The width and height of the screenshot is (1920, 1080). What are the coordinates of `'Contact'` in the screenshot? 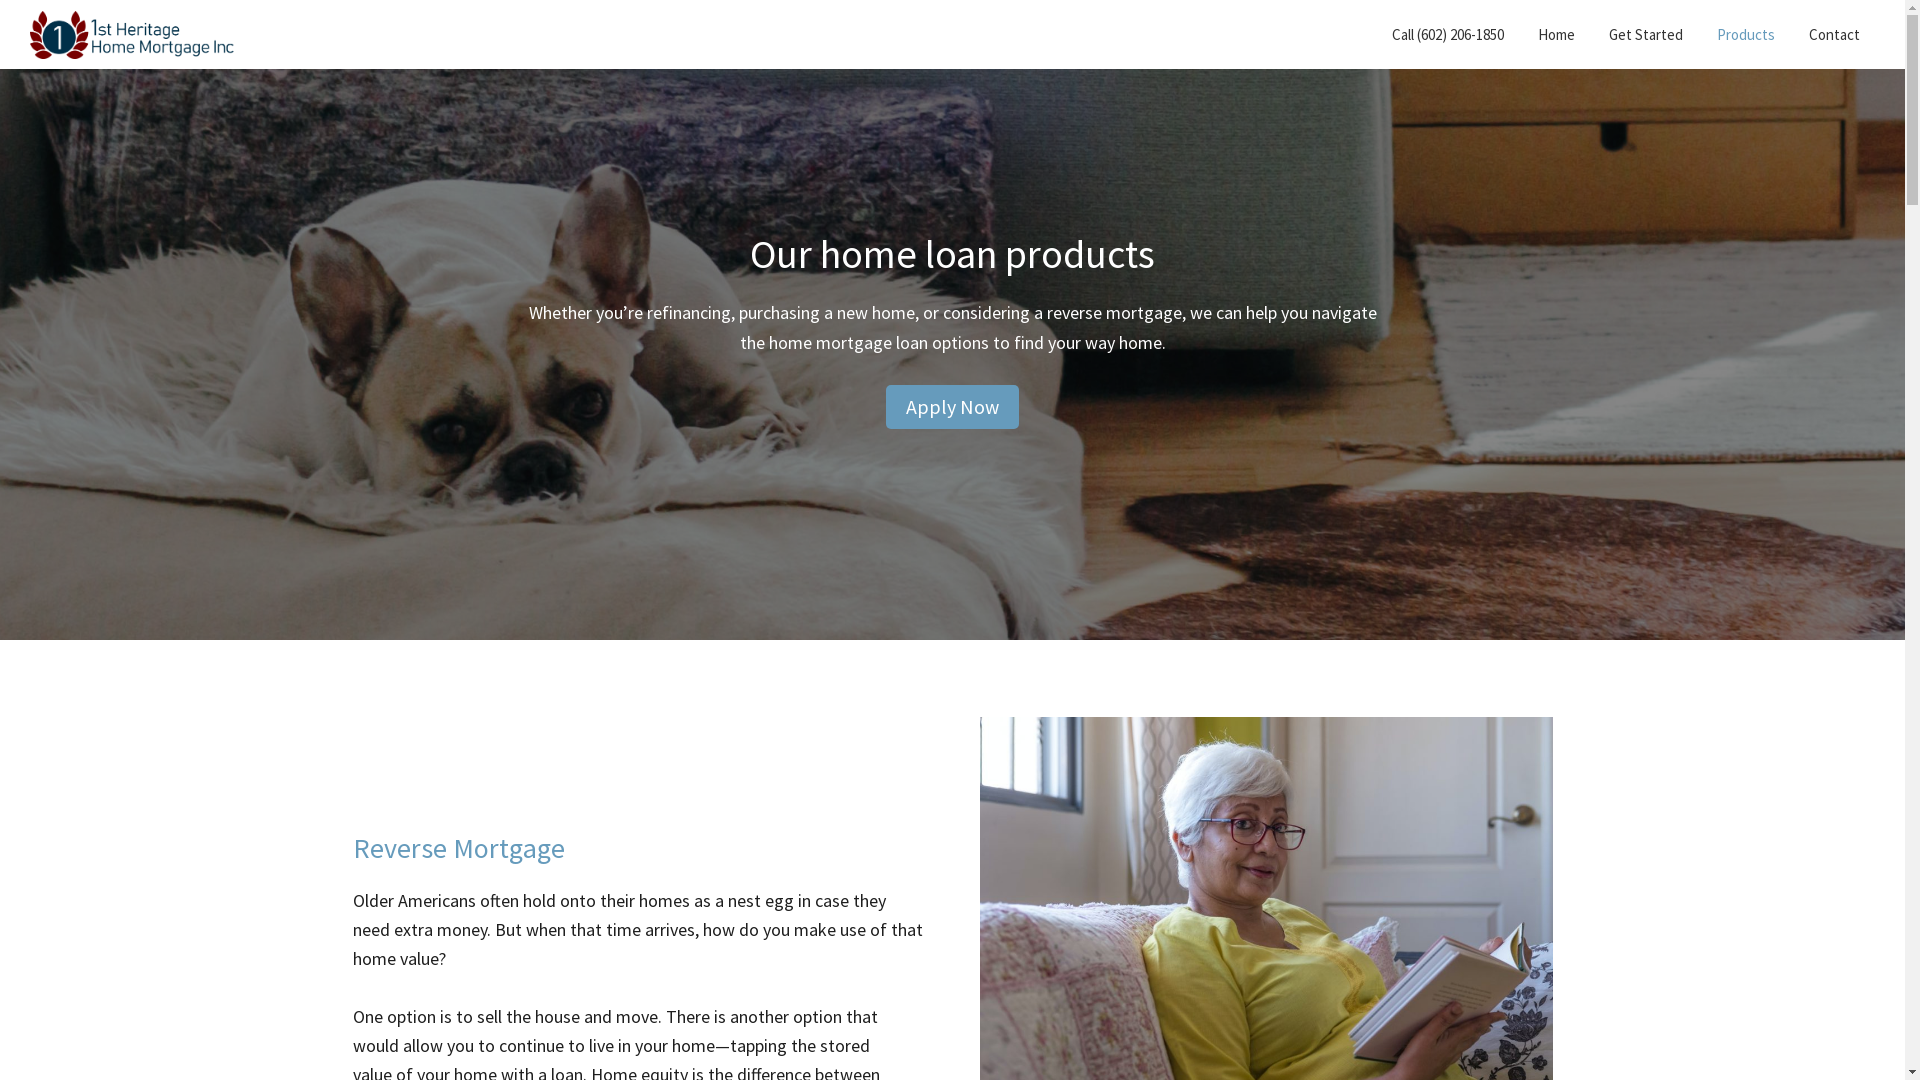 It's located at (1794, 34).